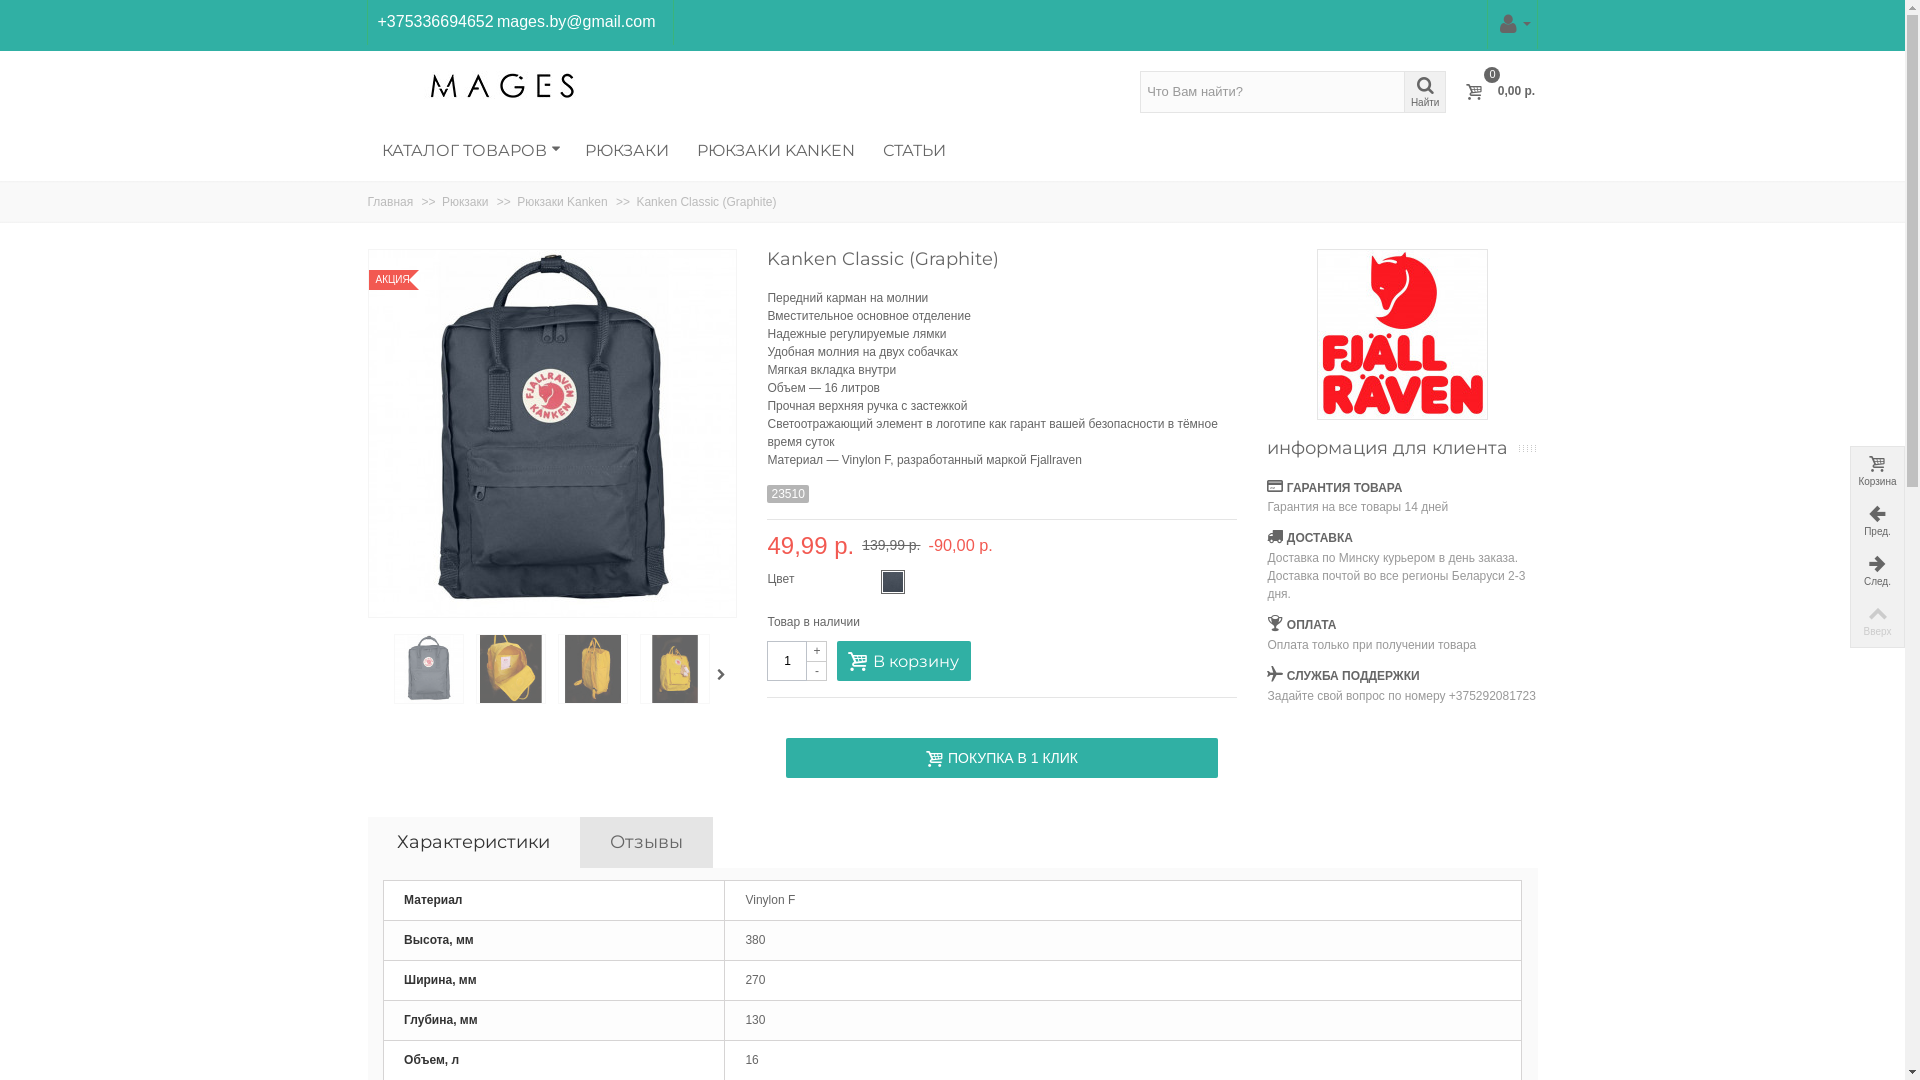 Image resolution: width=1920 pixels, height=1080 pixels. What do you see at coordinates (435, 23) in the screenshot?
I see `'+375336694652'` at bounding box center [435, 23].